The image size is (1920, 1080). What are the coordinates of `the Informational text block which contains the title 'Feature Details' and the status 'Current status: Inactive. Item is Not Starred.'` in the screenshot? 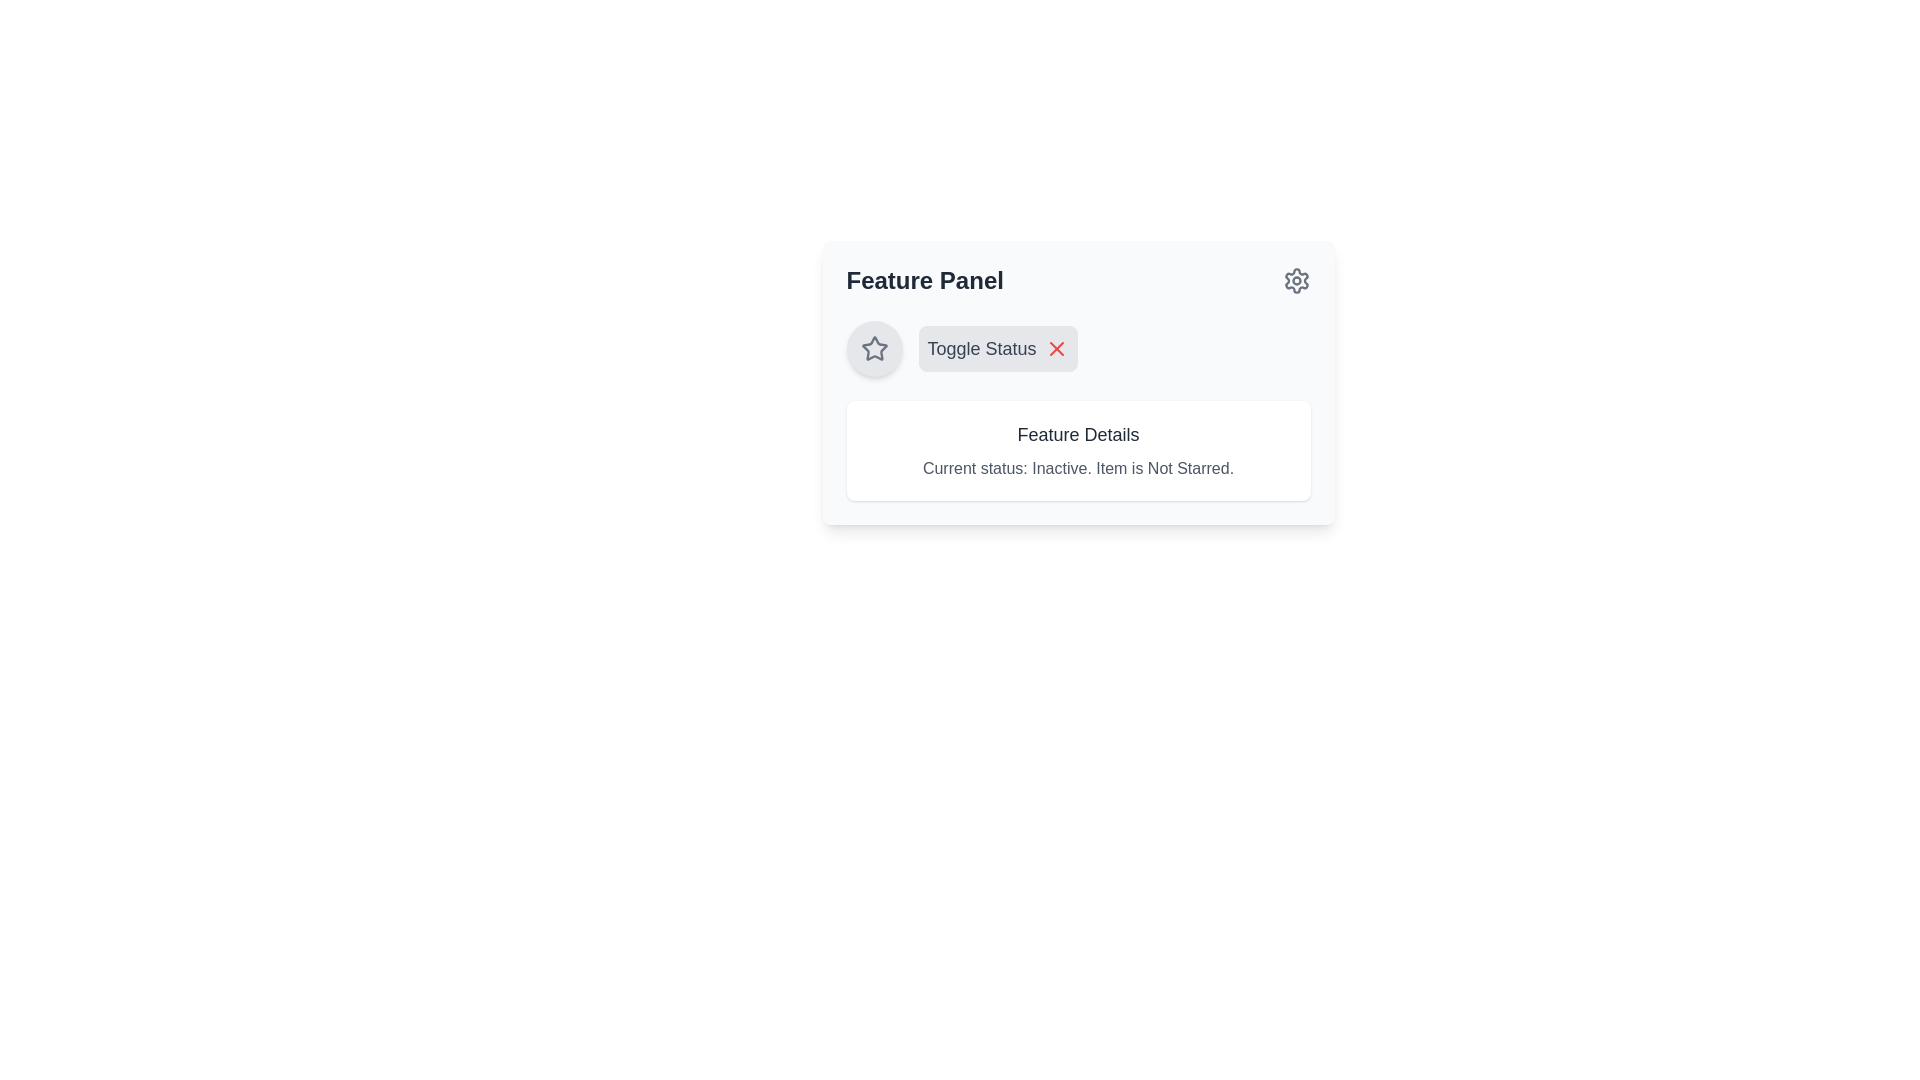 It's located at (1077, 451).